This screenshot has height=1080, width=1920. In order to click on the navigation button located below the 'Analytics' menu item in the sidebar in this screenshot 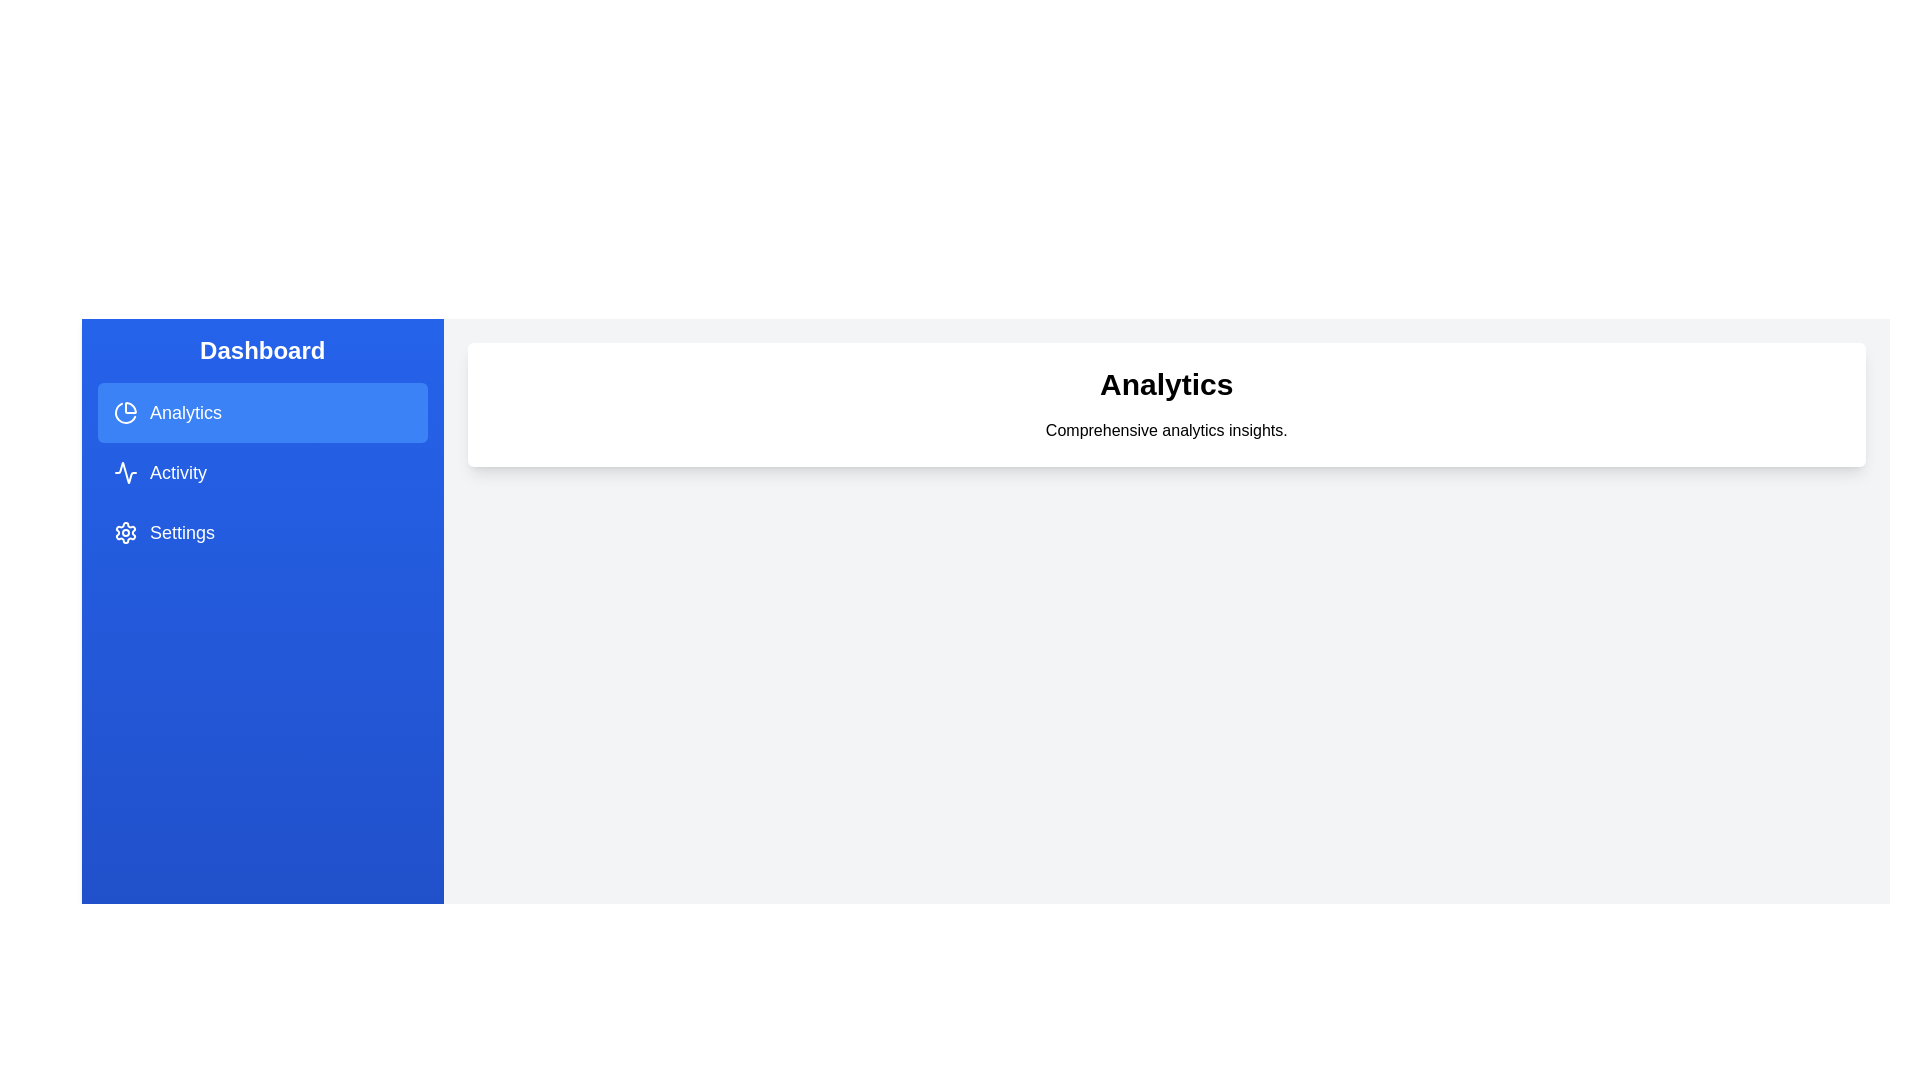, I will do `click(261, 473)`.